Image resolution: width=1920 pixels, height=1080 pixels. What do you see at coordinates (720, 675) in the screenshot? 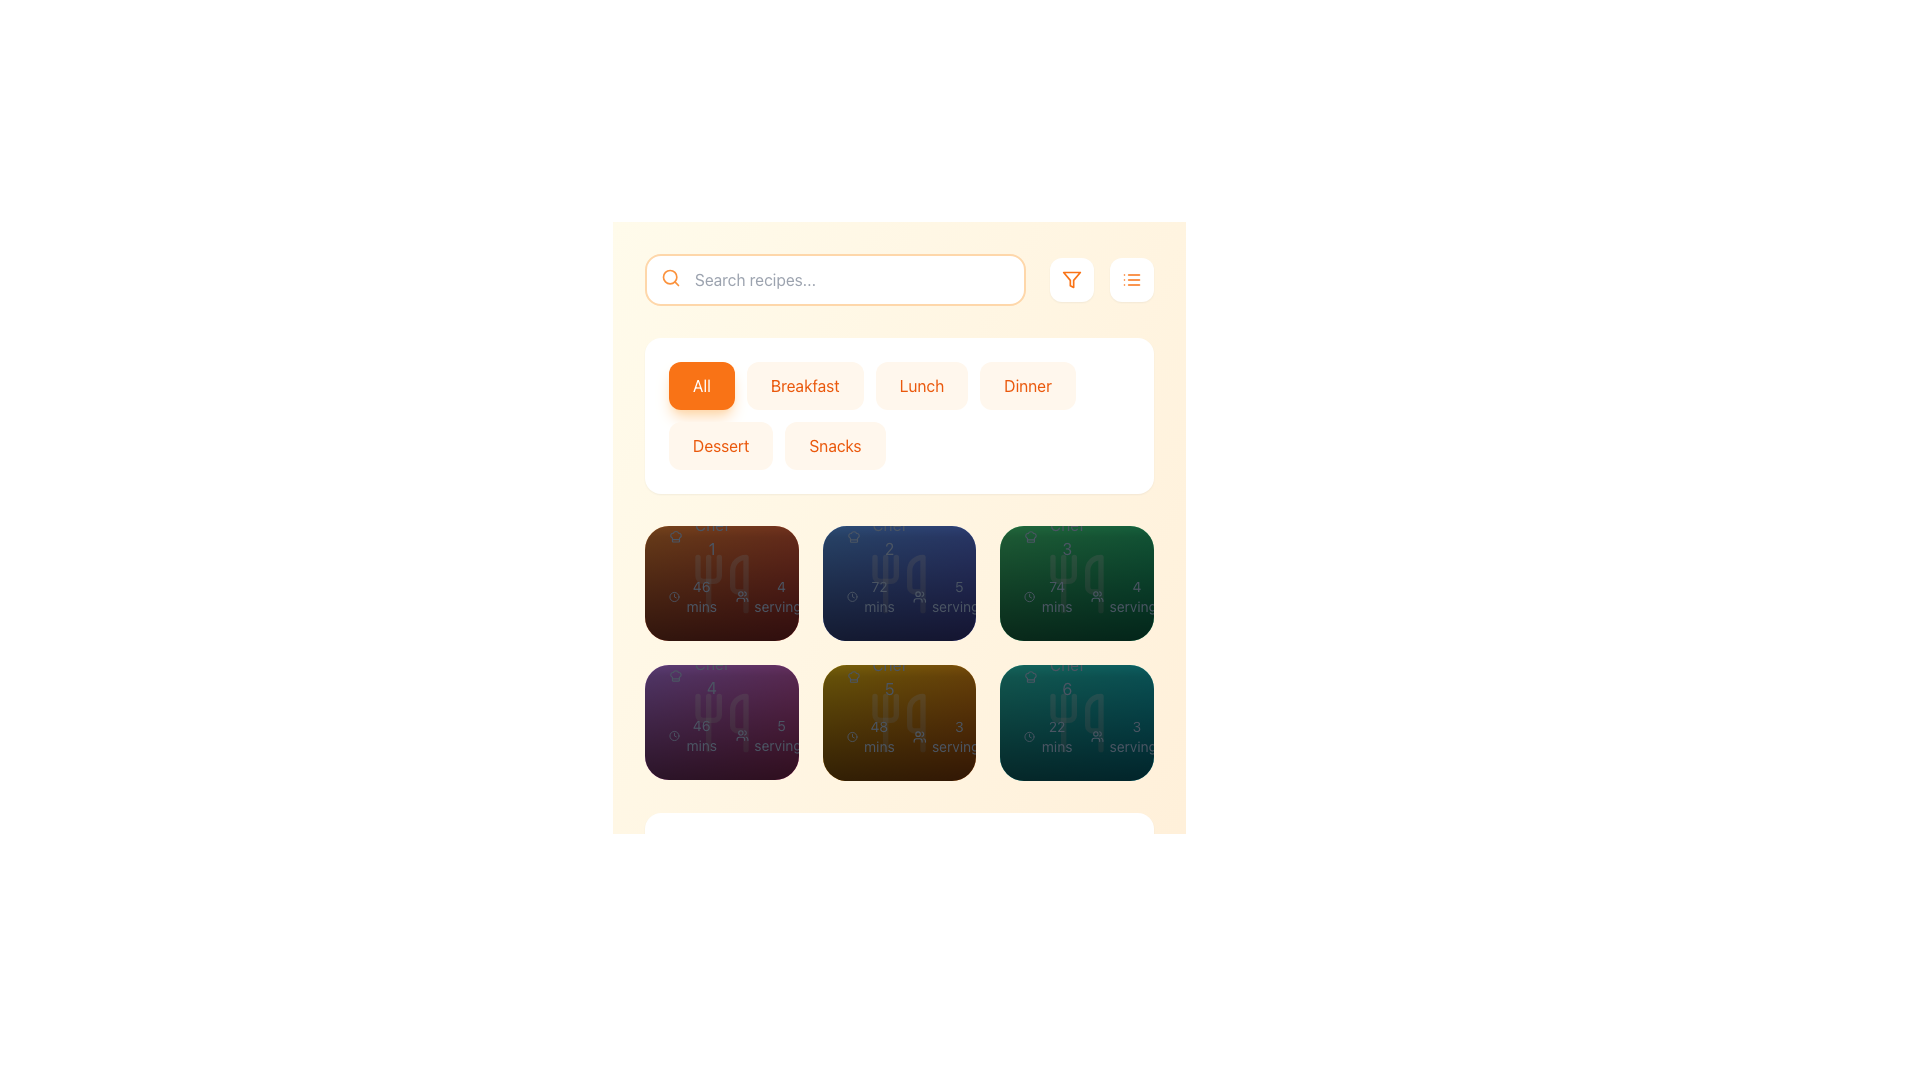
I see `the Informational panel at the bottom of the second card in the recipe browsing interface, which contains recipe details such as title, chef name, and rating` at bounding box center [720, 675].